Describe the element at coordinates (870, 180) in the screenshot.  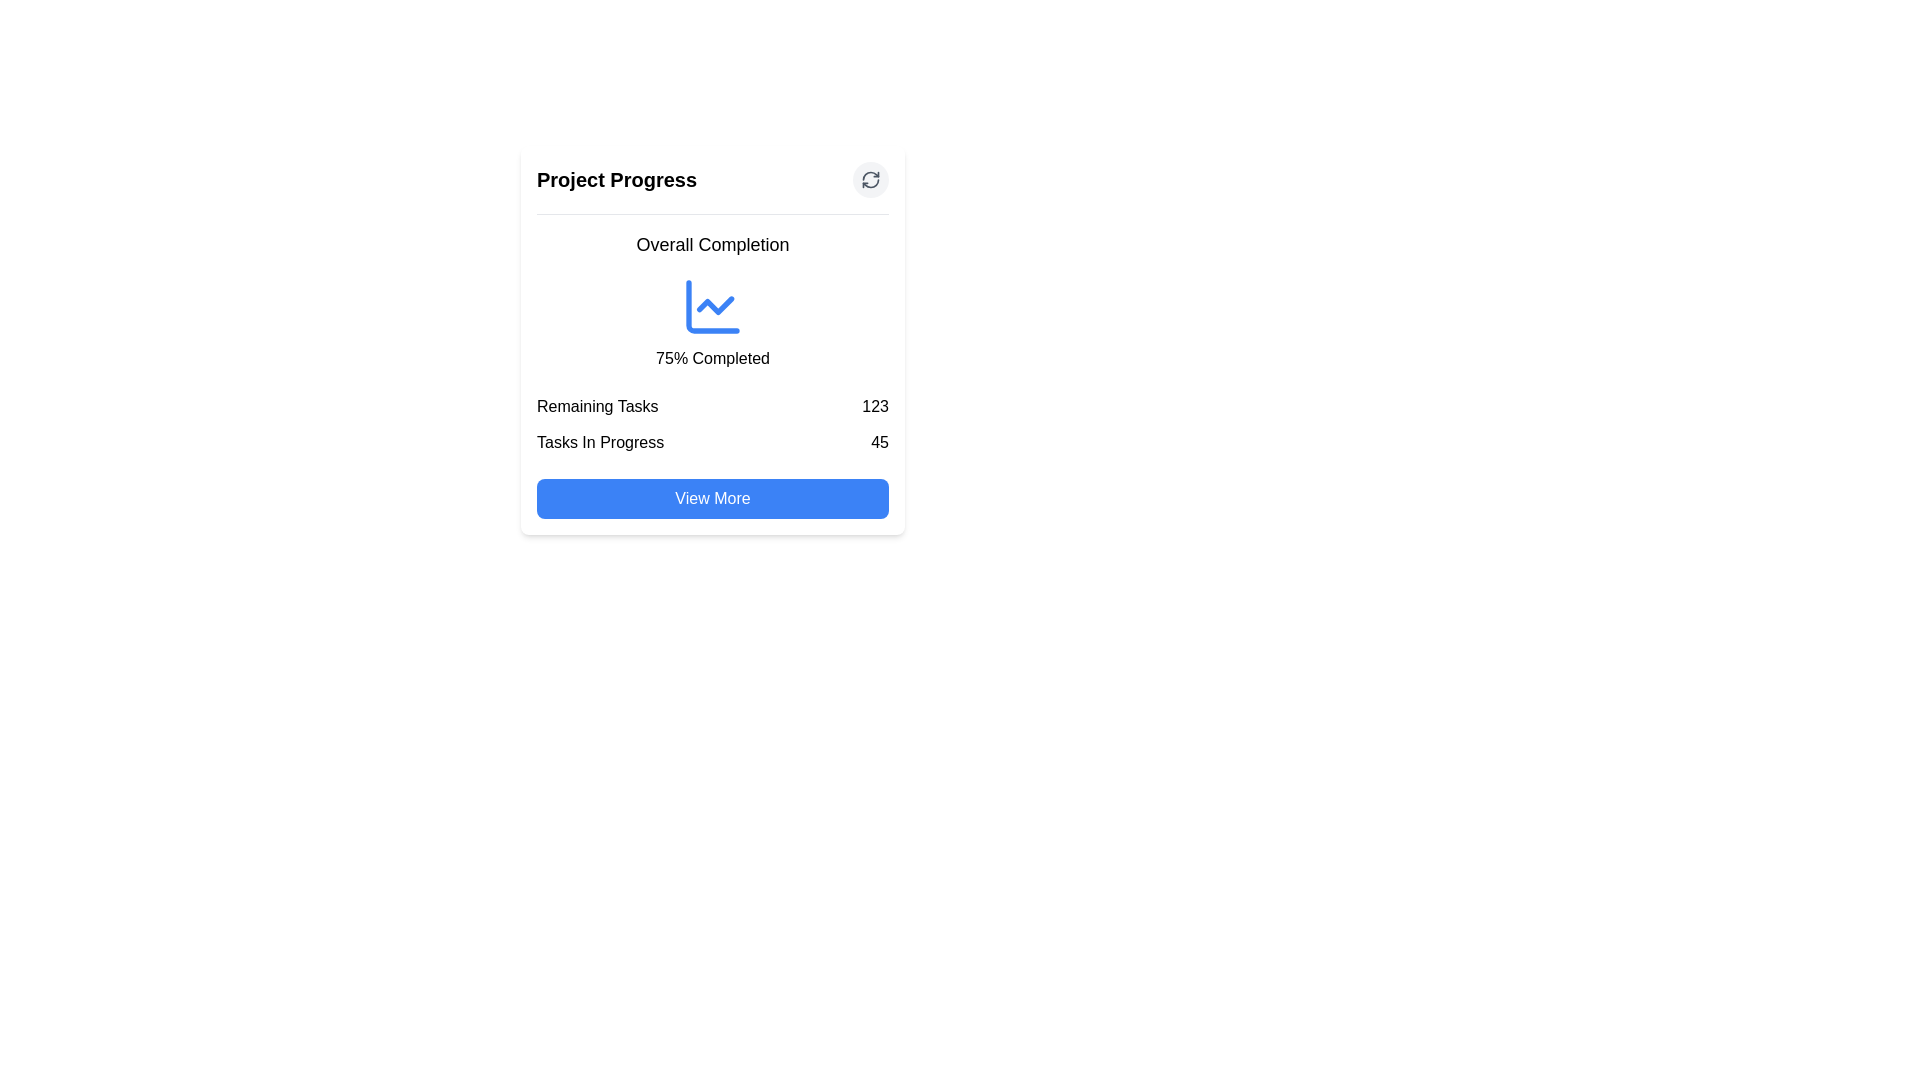
I see `the refresh icon button located in the top-right corner of the 'Project Progress' card to reload the displayed data` at that location.